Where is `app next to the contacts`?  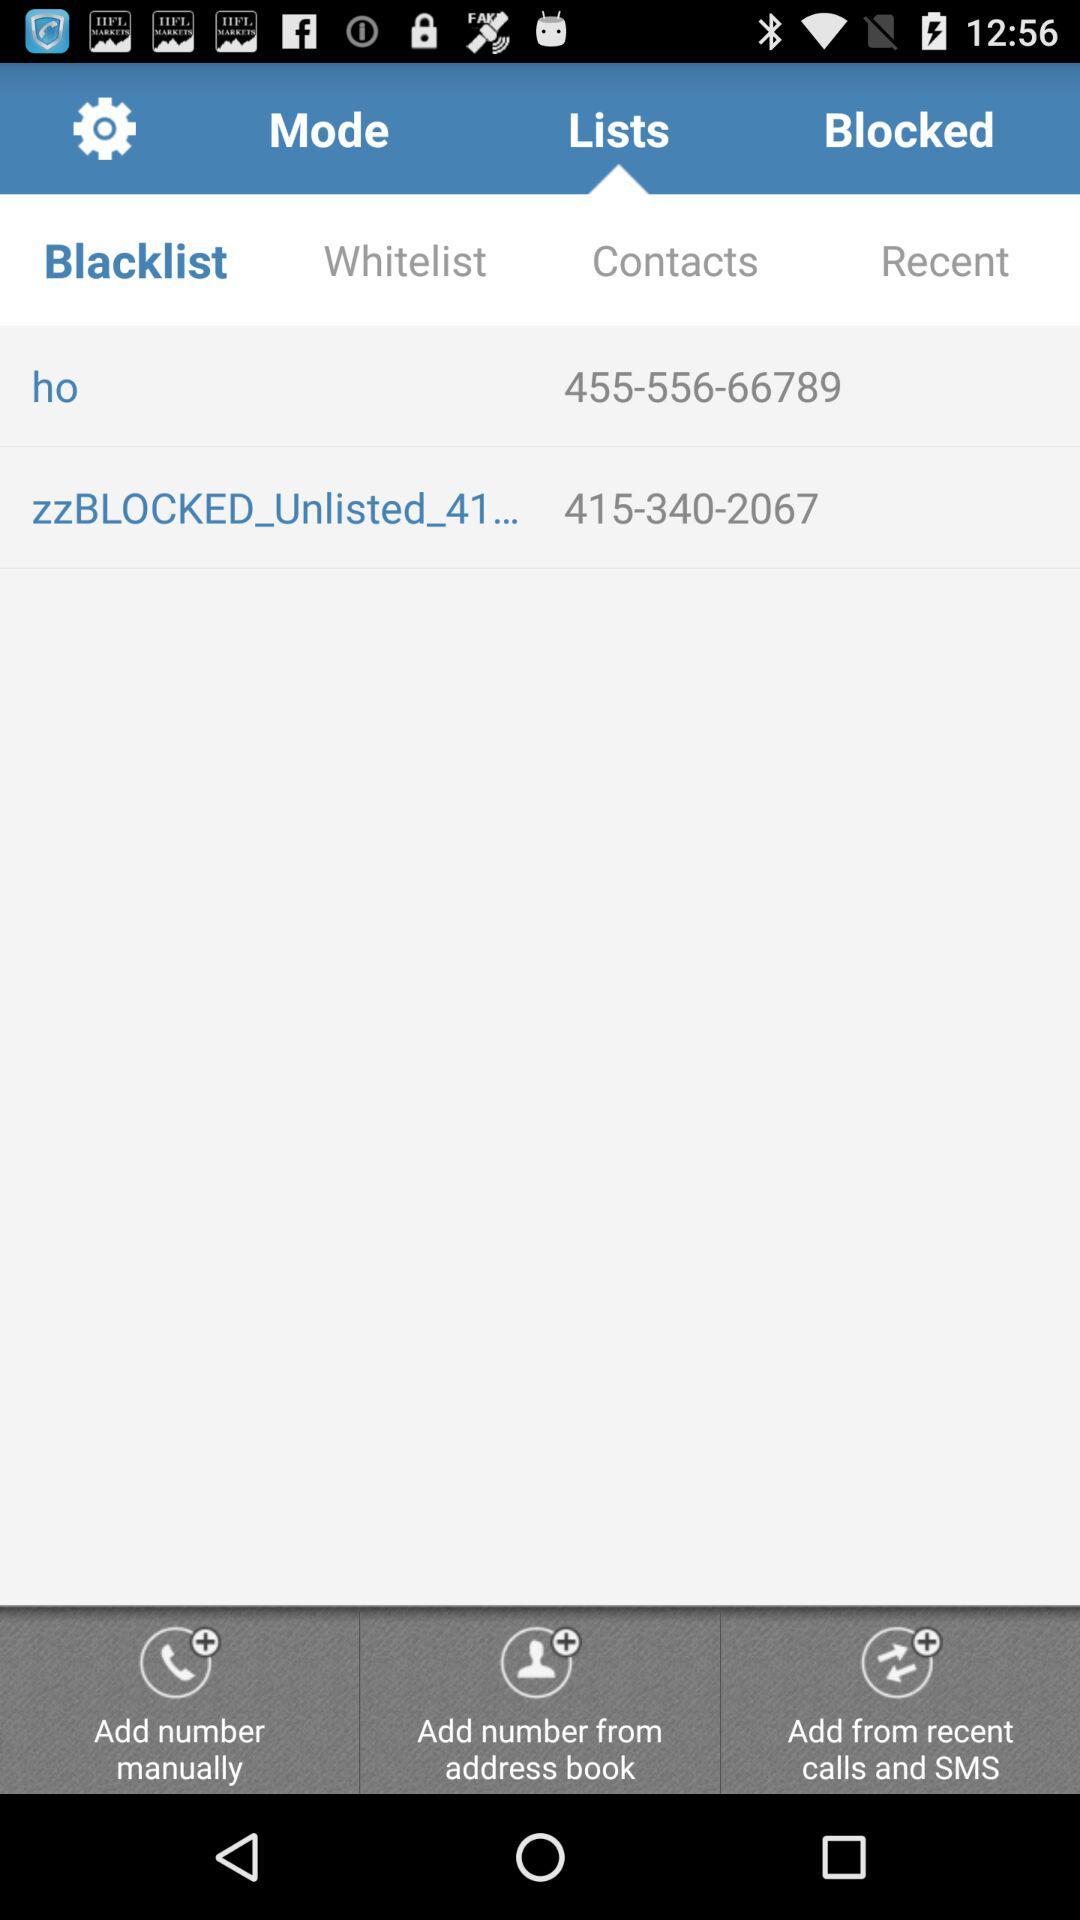
app next to the contacts is located at coordinates (405, 258).